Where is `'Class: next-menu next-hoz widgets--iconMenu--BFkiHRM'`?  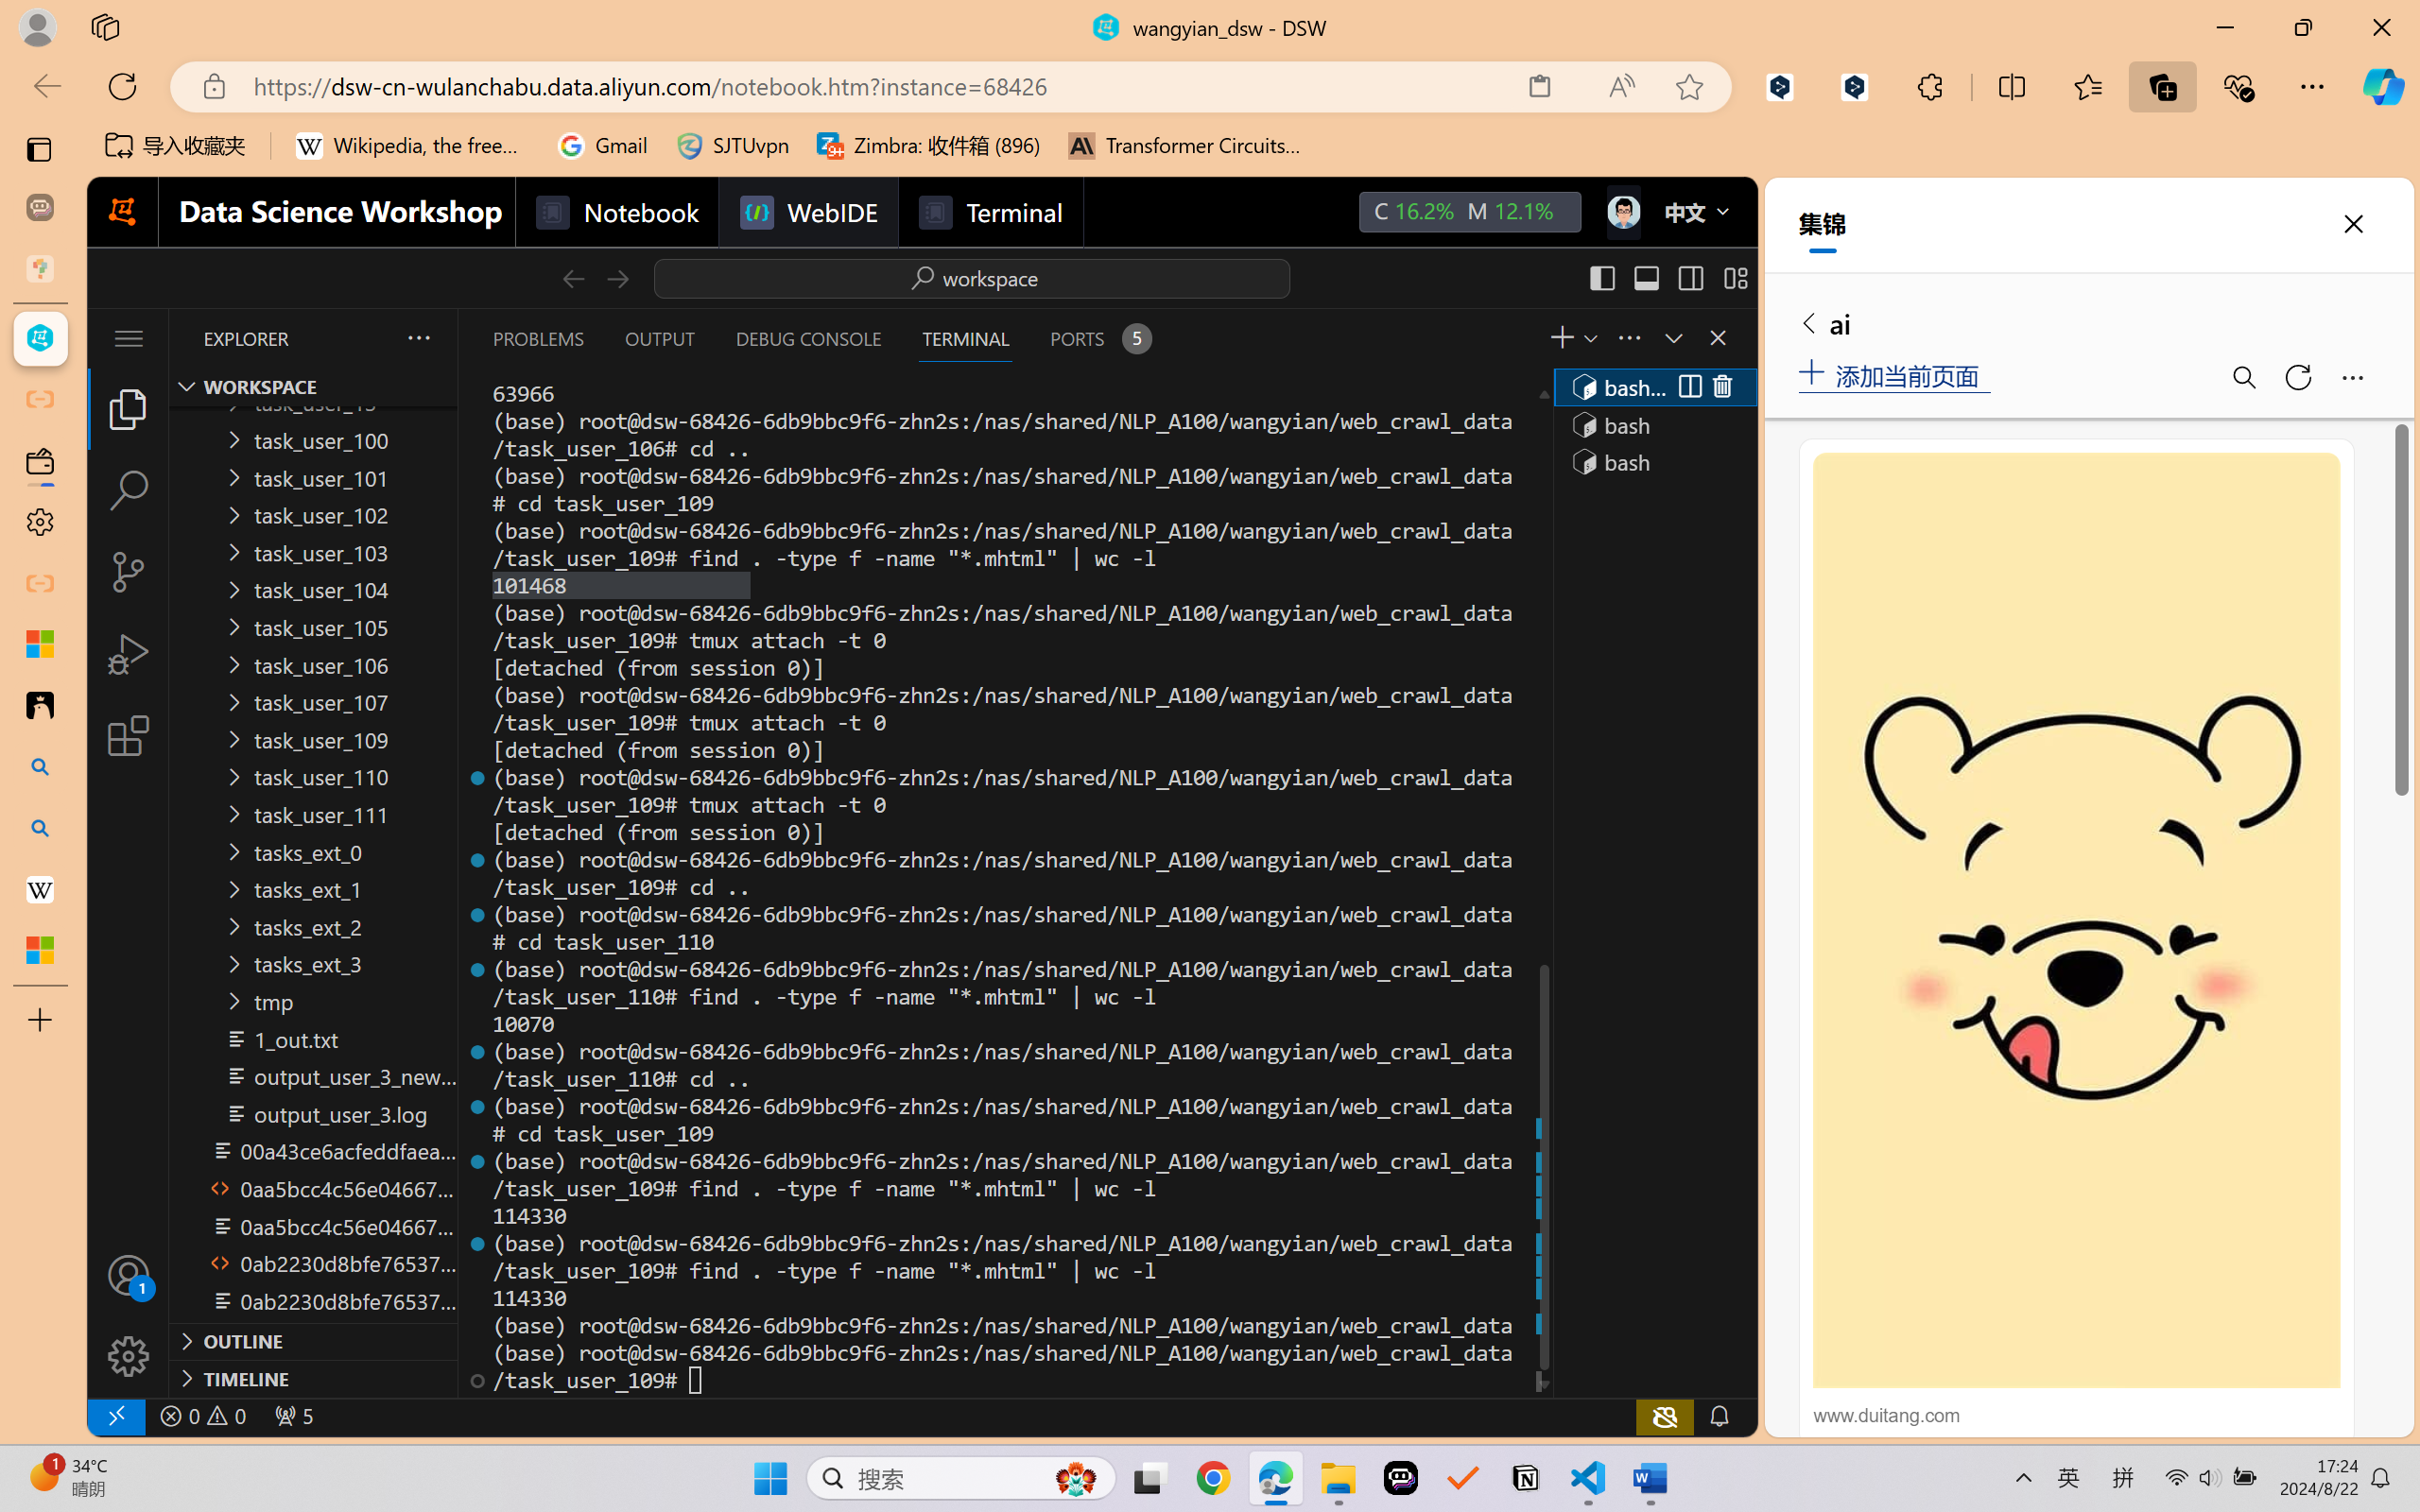
'Class: next-menu next-hoz widgets--iconMenu--BFkiHRM' is located at coordinates (1621, 211).